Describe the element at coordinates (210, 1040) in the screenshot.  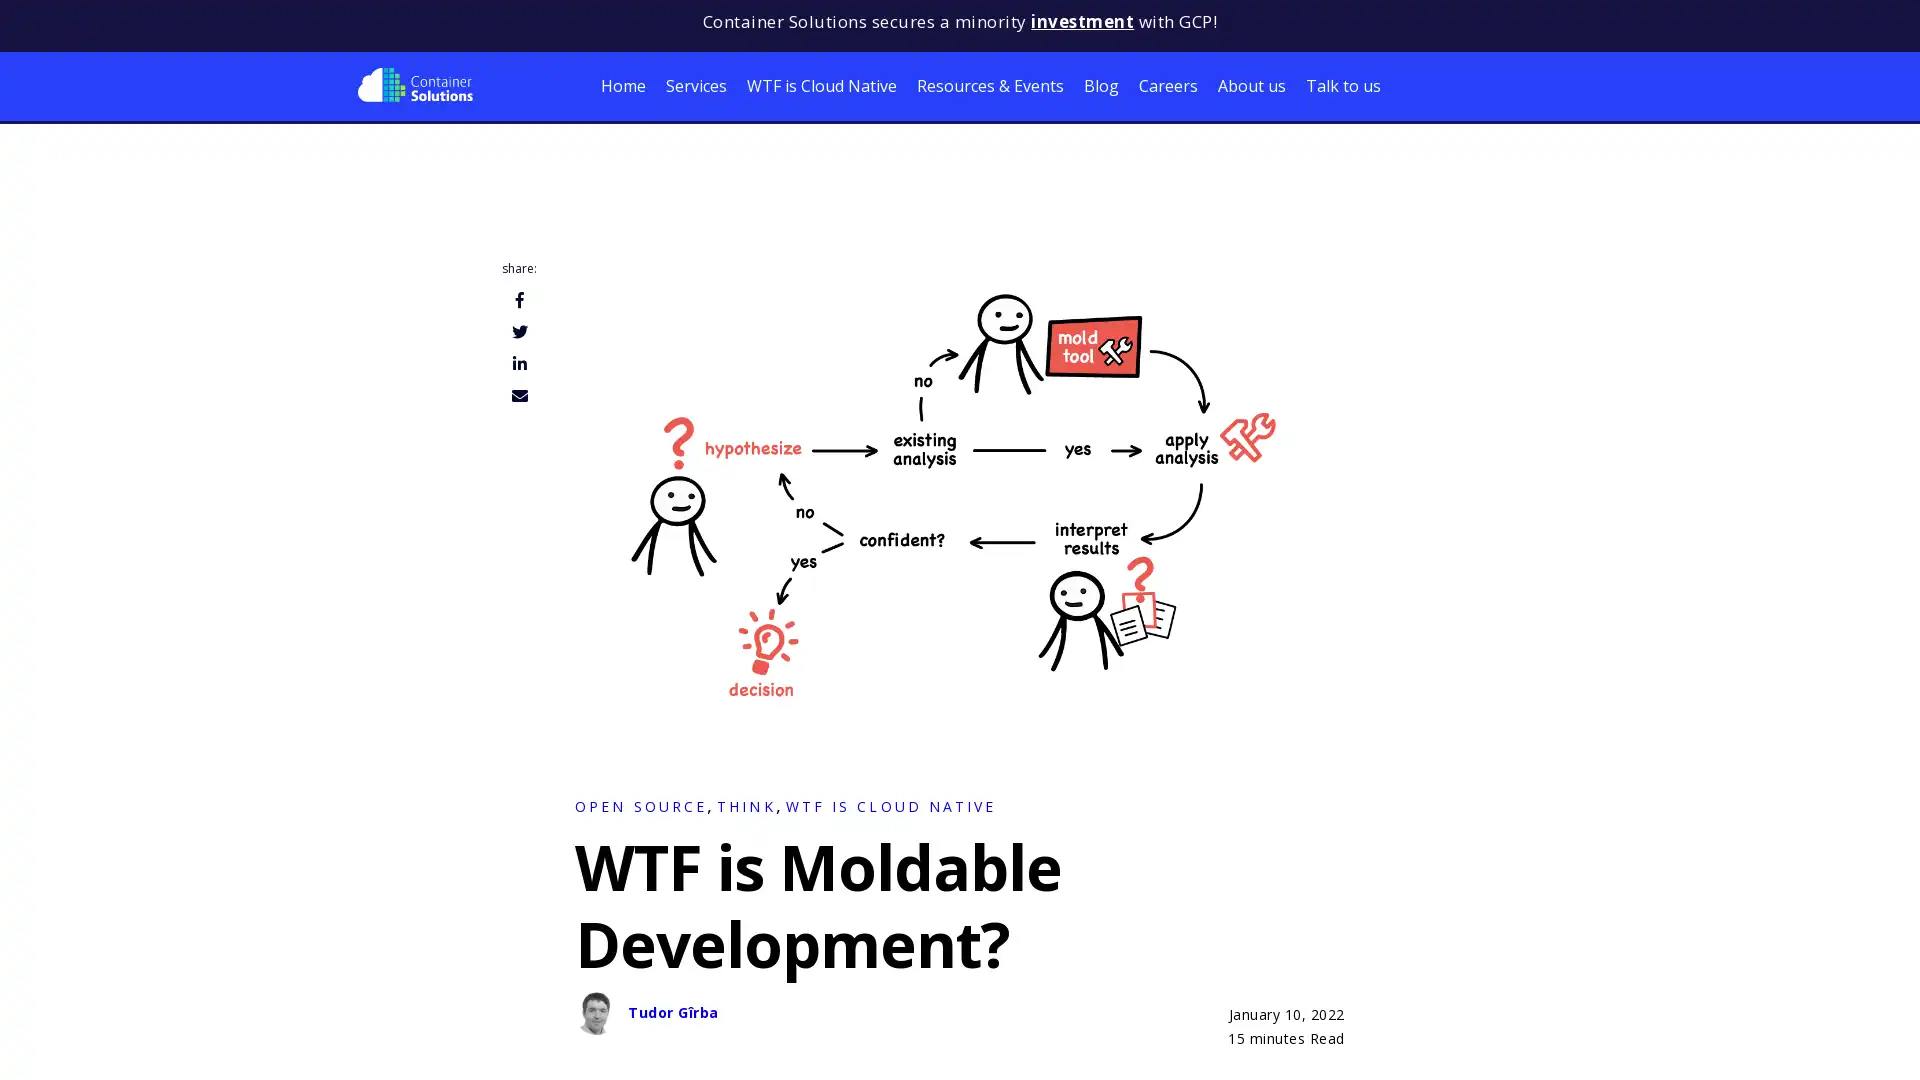
I see `Subscribe now` at that location.